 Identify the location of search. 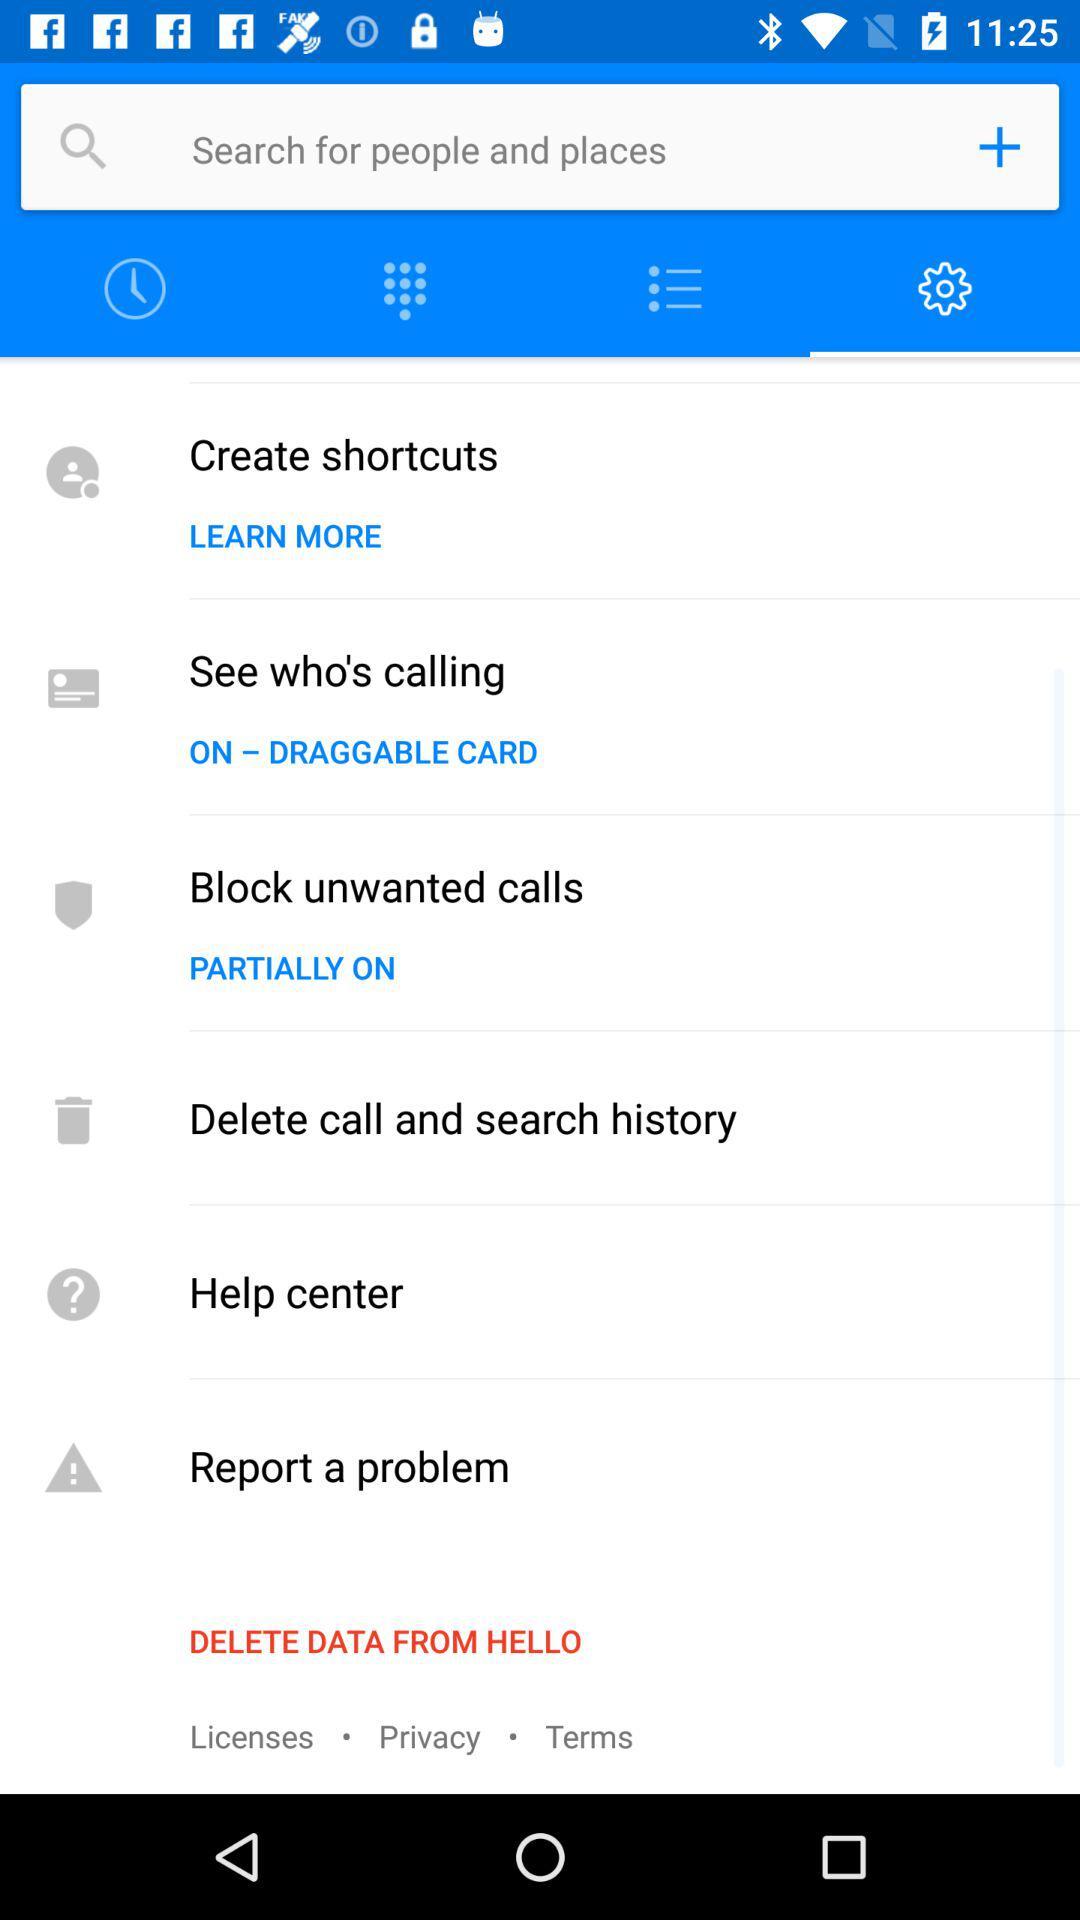
(564, 146).